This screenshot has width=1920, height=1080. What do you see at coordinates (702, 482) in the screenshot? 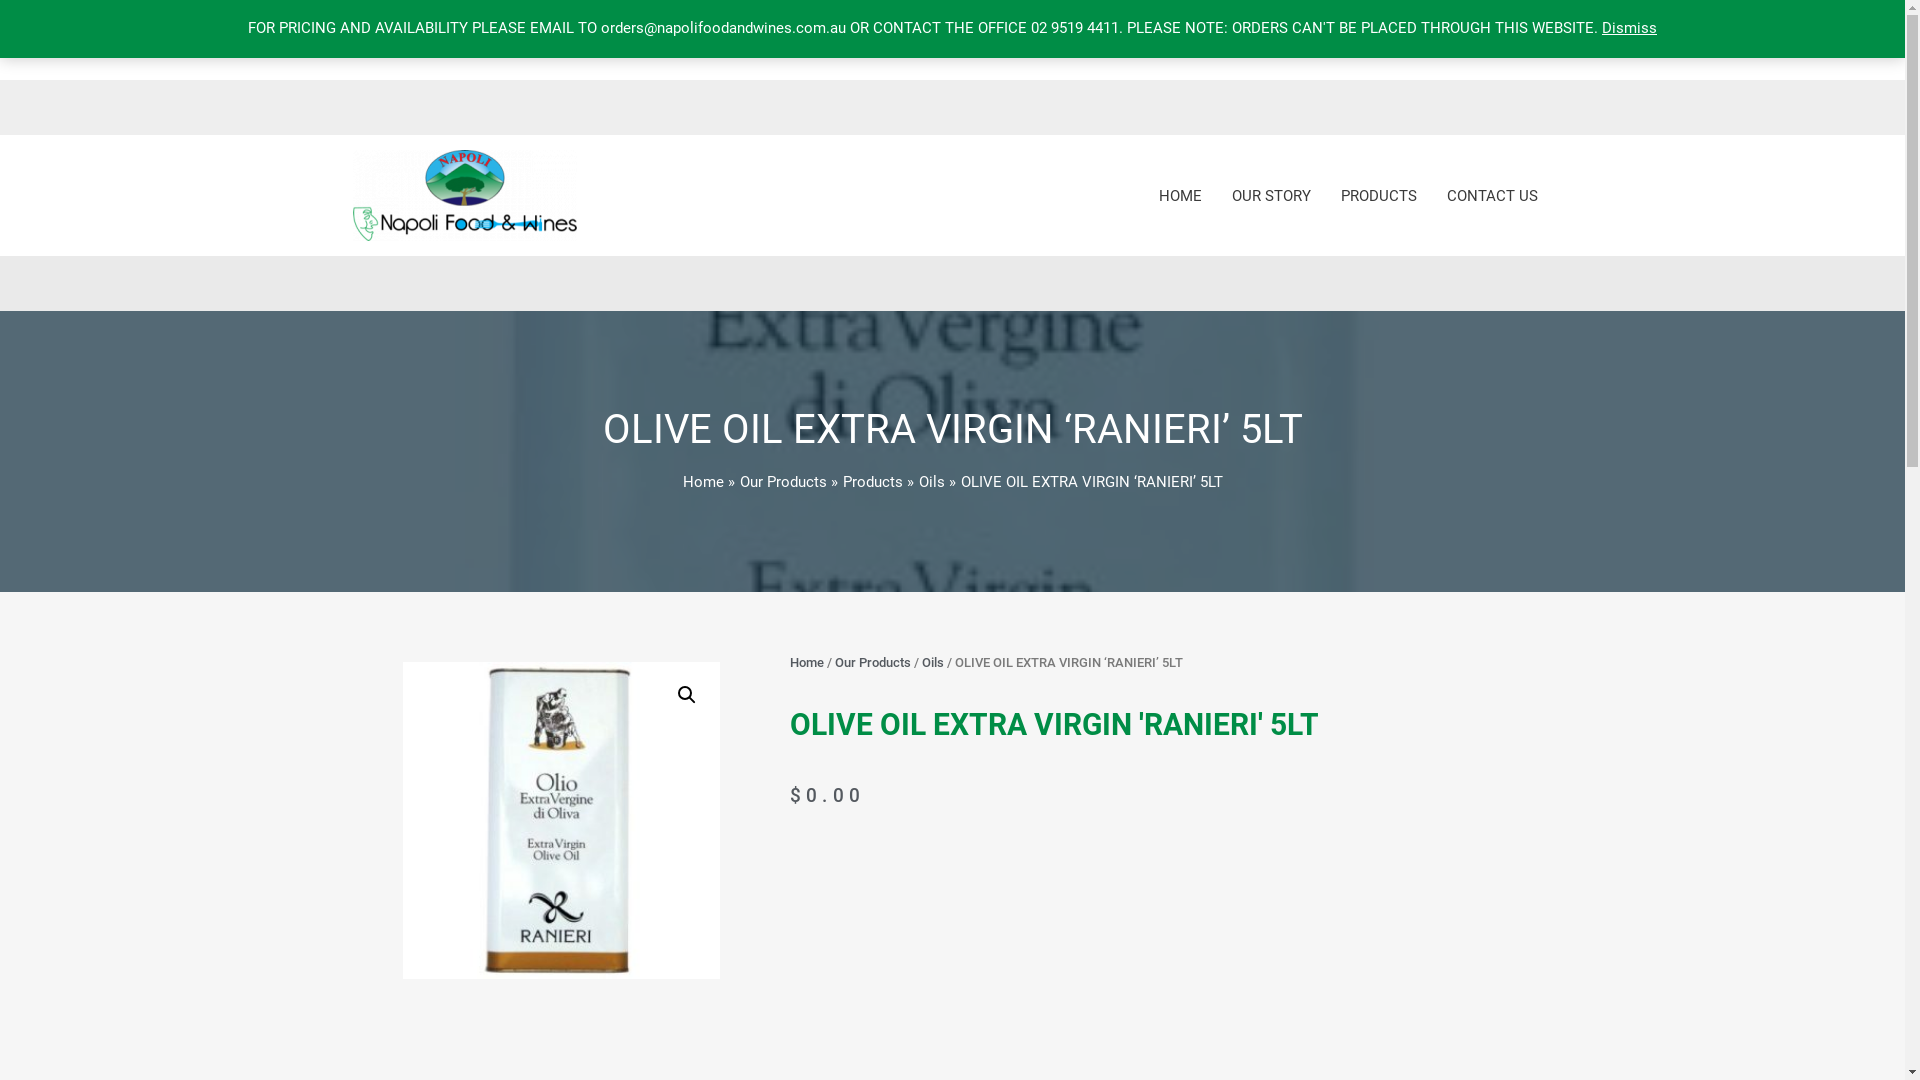
I see `'Home'` at bounding box center [702, 482].